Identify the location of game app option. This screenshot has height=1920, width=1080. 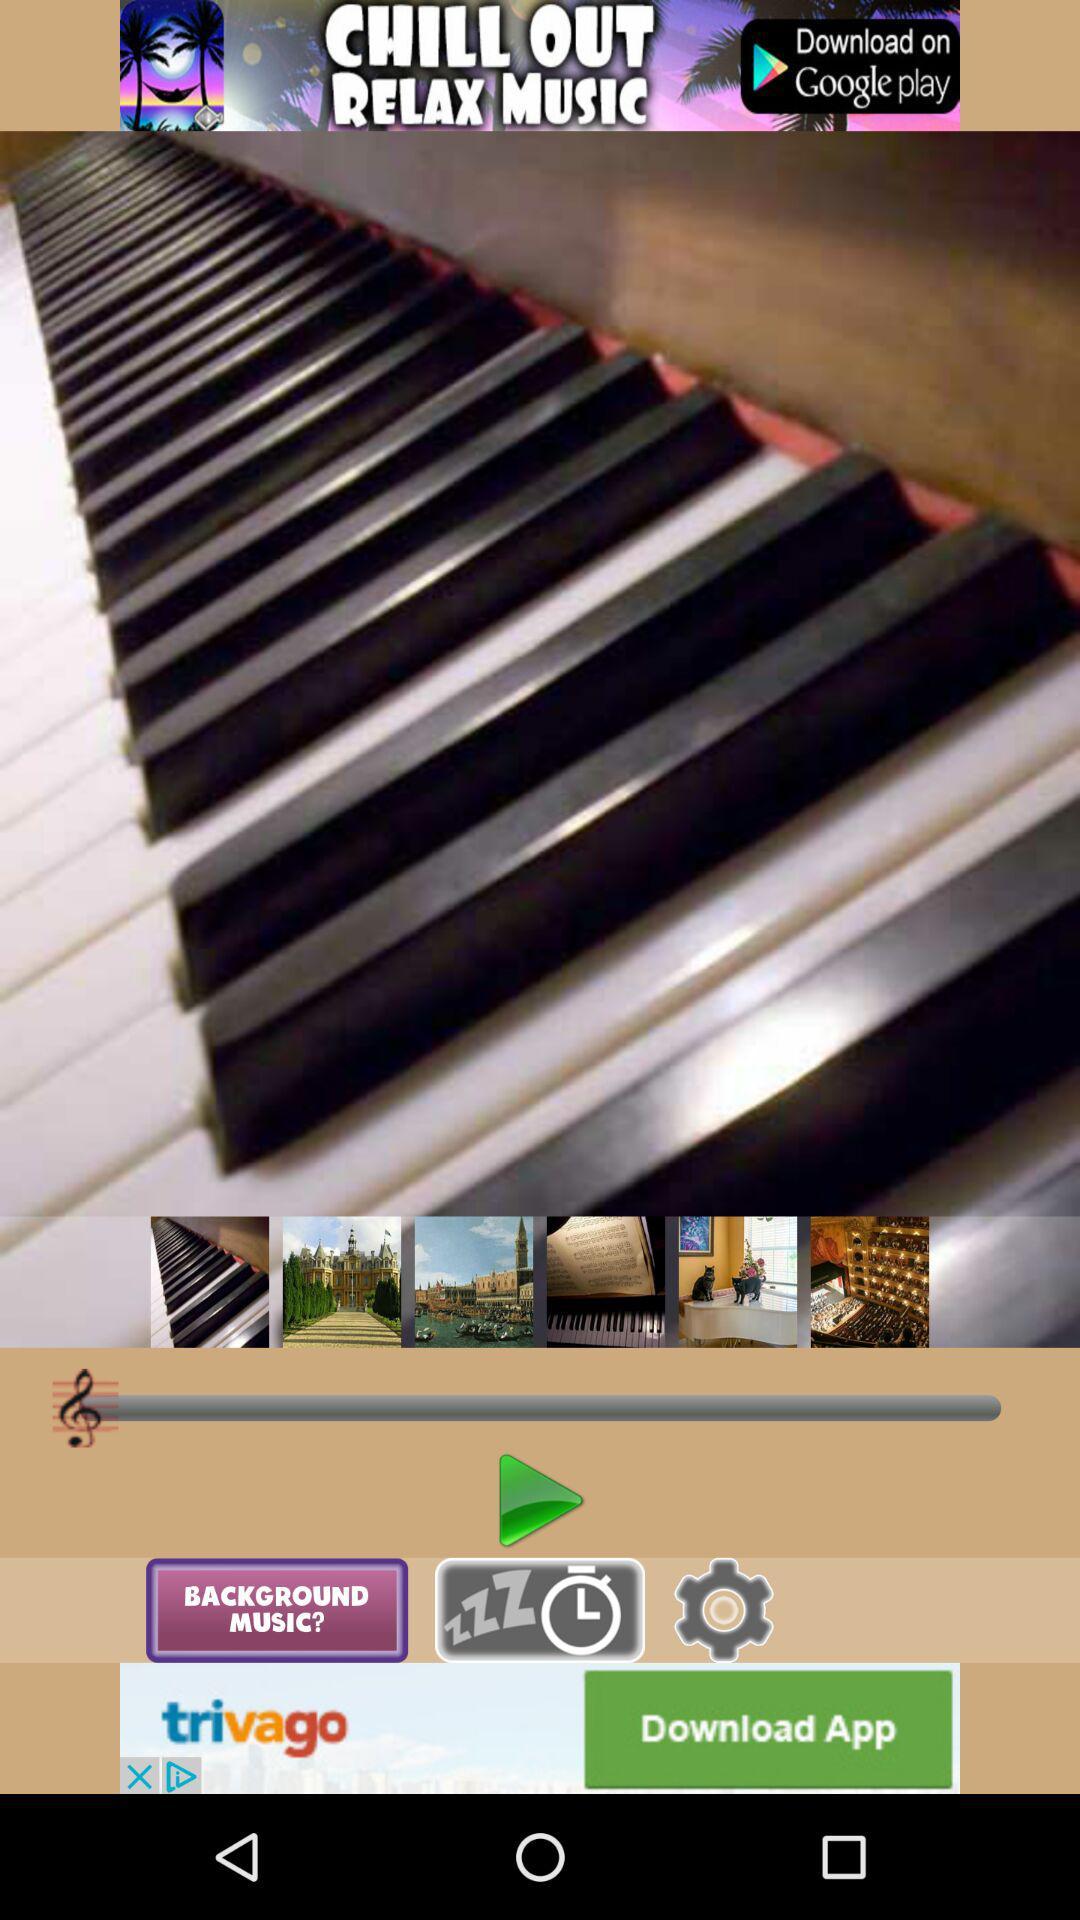
(540, 65).